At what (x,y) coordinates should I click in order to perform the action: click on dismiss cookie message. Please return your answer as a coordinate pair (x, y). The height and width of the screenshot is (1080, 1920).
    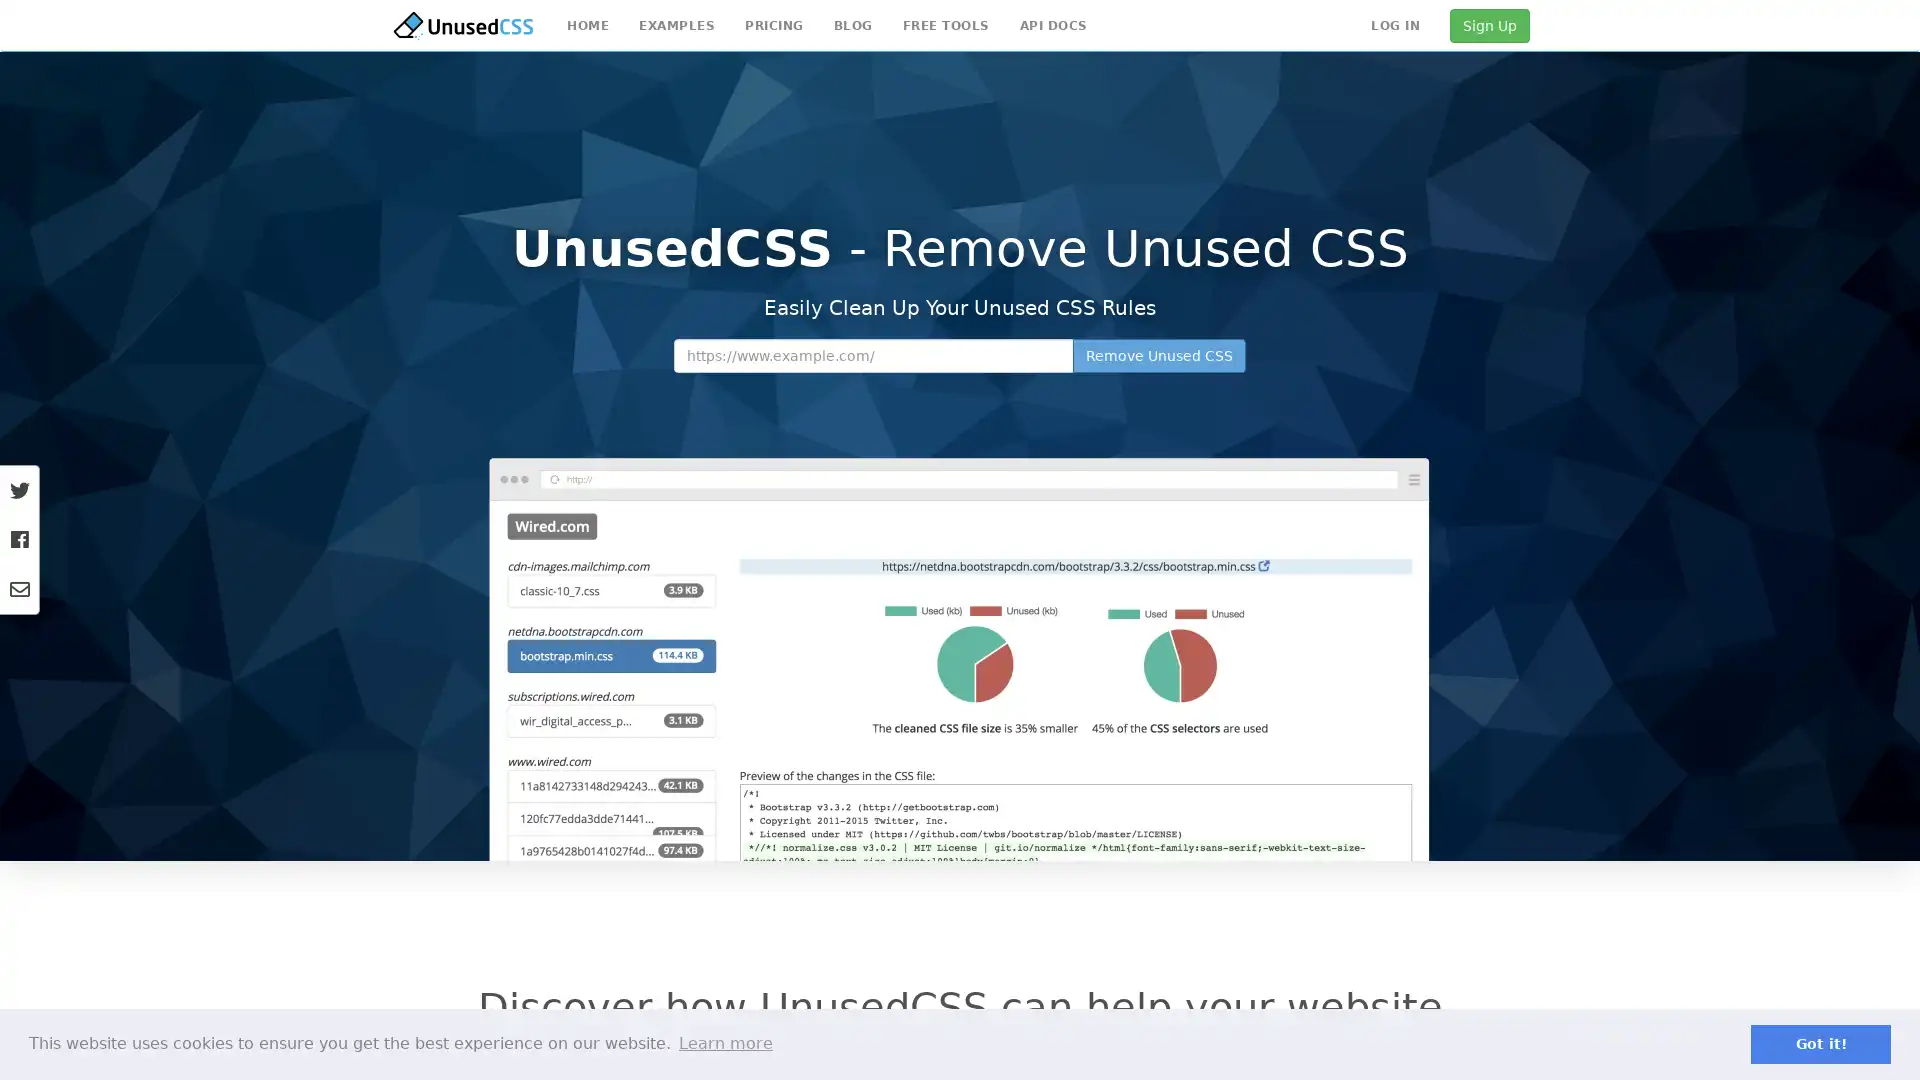
    Looking at the image, I should click on (1820, 1043).